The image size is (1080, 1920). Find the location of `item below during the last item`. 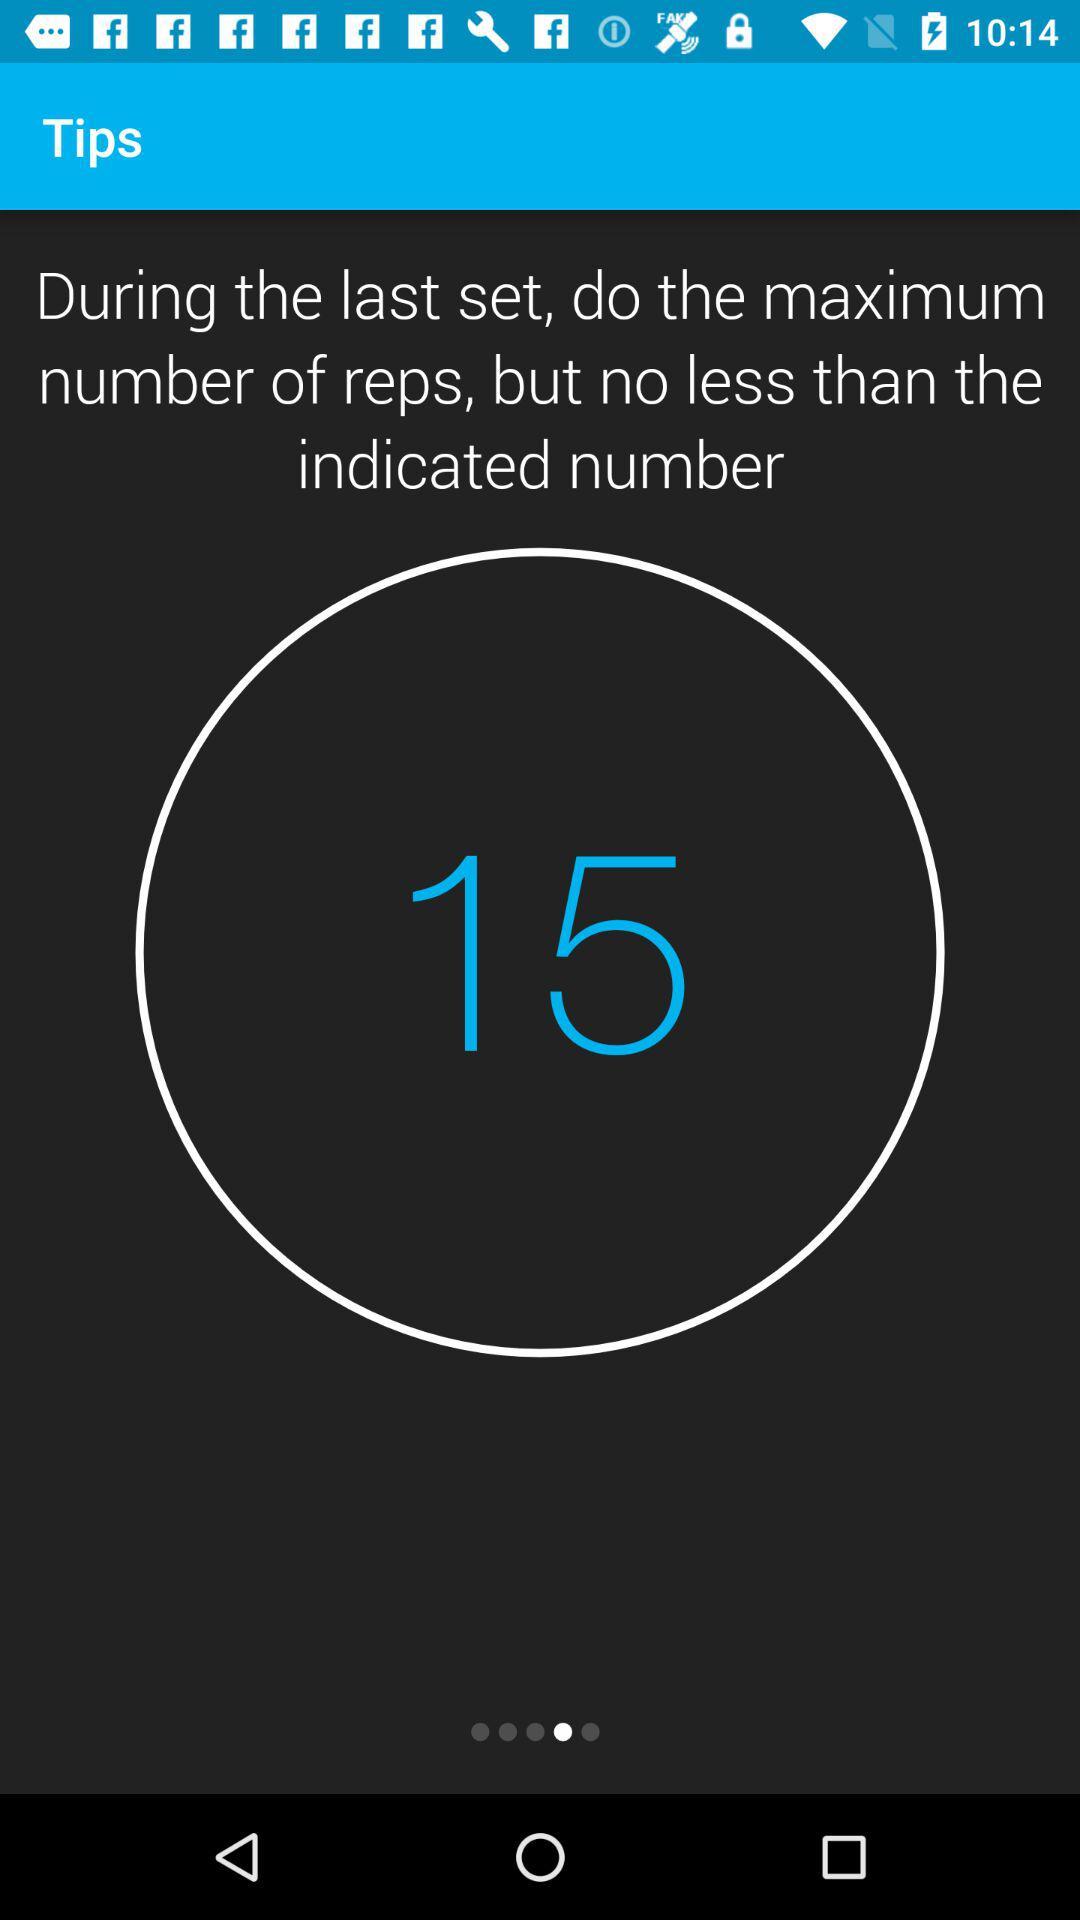

item below during the last item is located at coordinates (540, 951).